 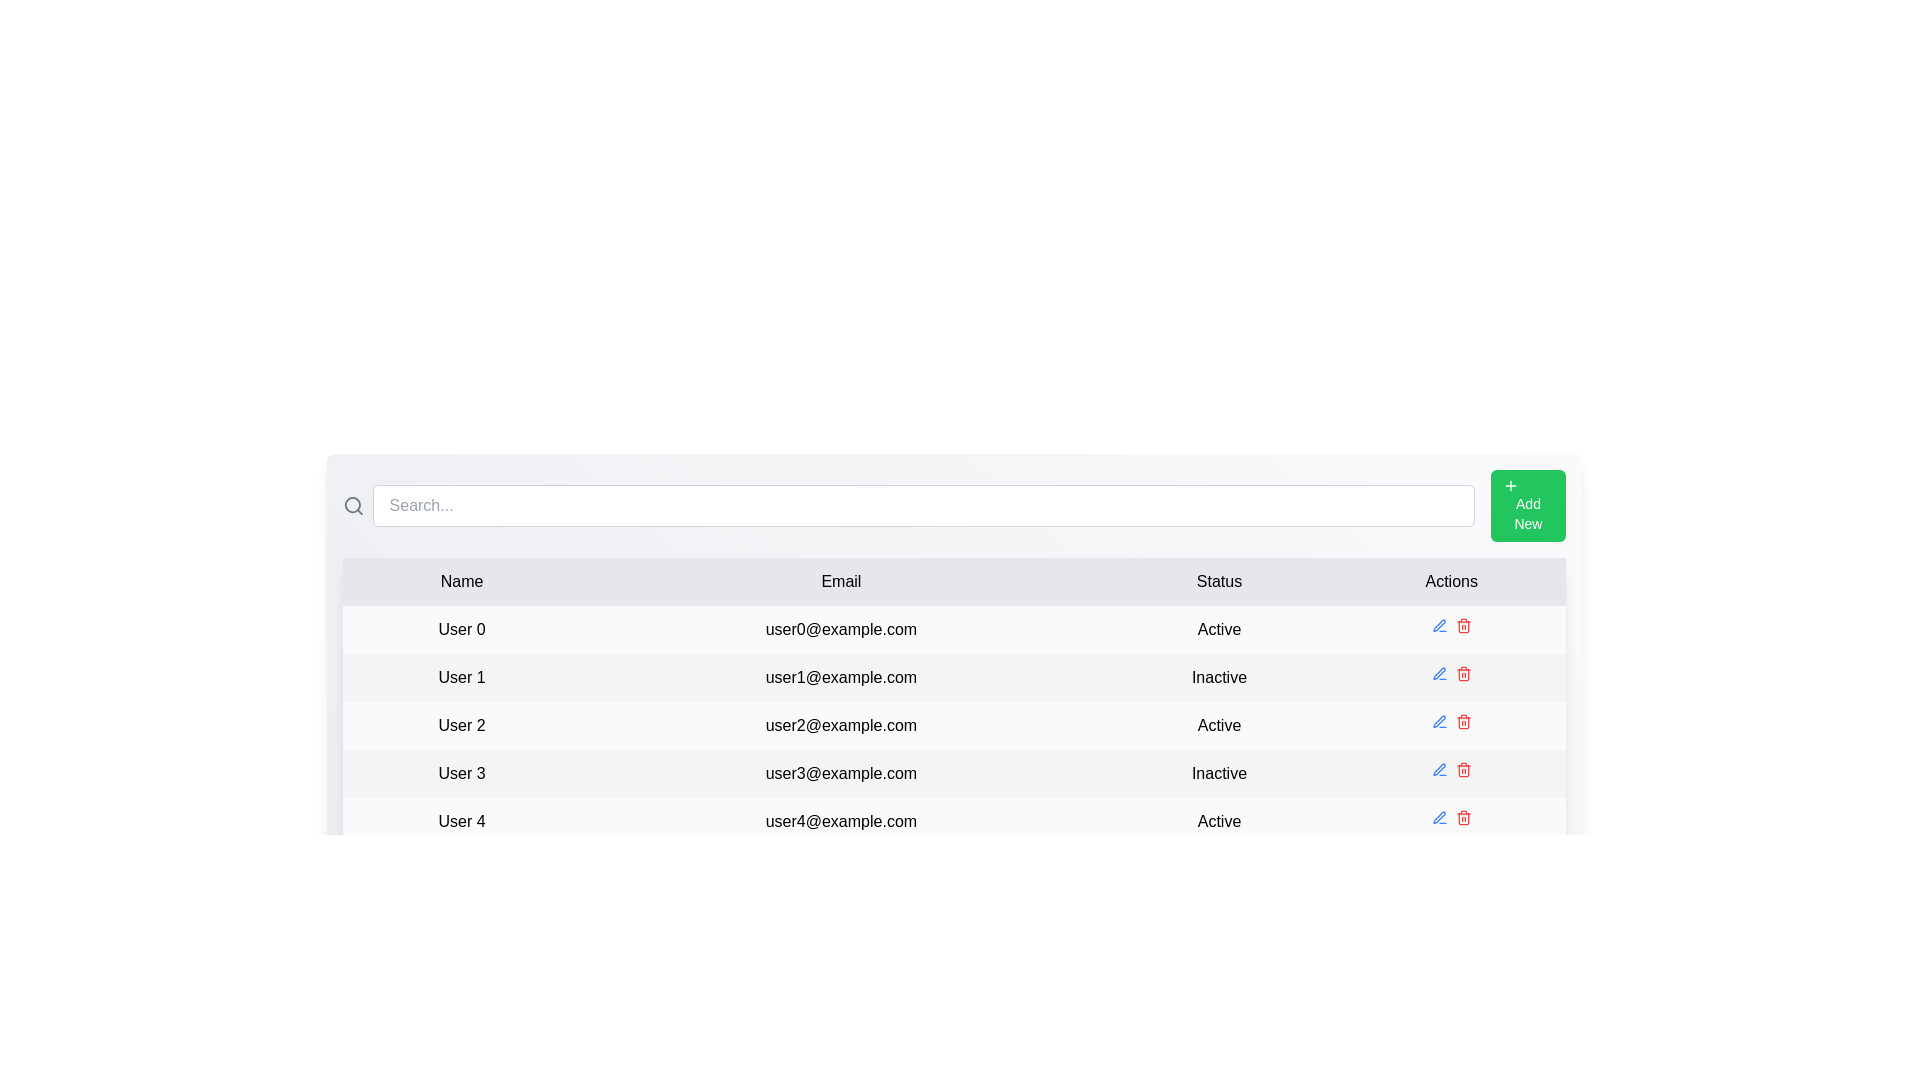 What do you see at coordinates (1438, 674) in the screenshot?
I see `the edit icon for the row corresponding to User 1` at bounding box center [1438, 674].